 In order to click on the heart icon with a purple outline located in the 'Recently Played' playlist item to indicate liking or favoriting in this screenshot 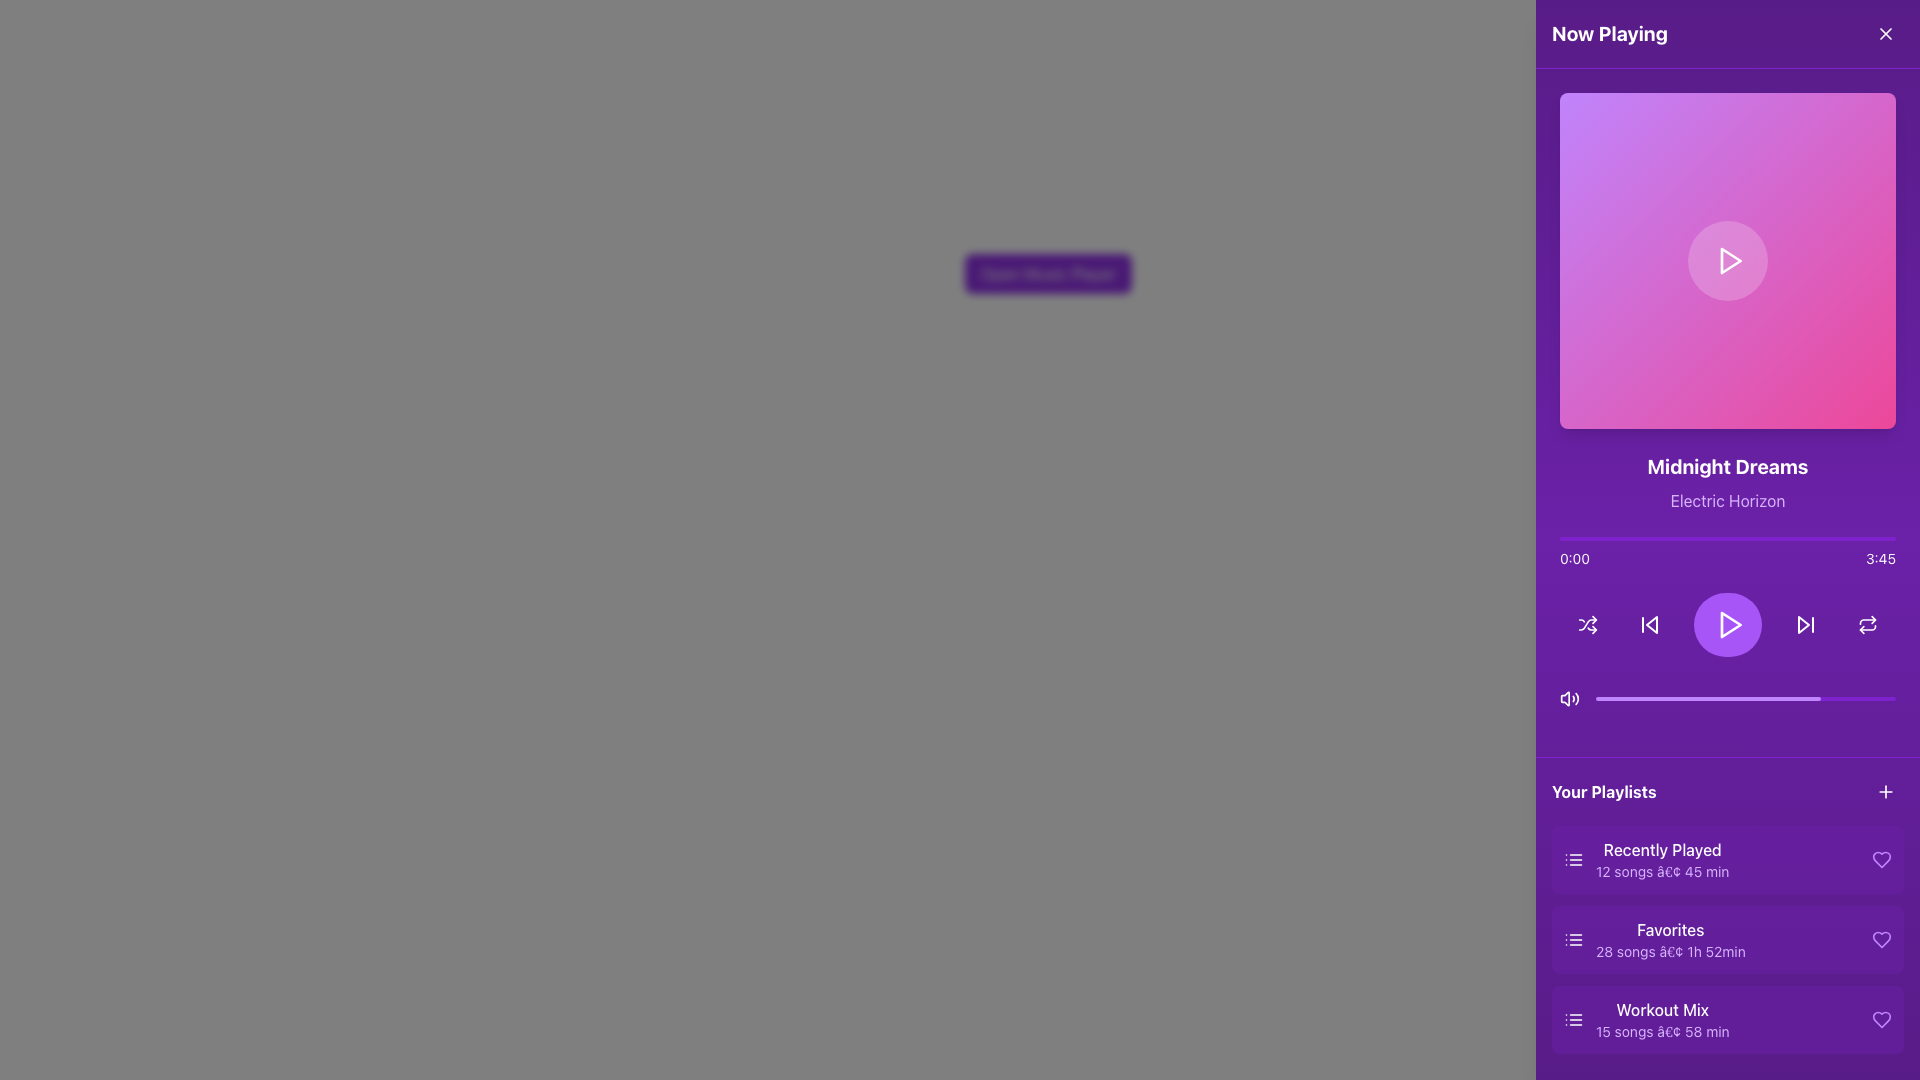, I will do `click(1880, 859)`.